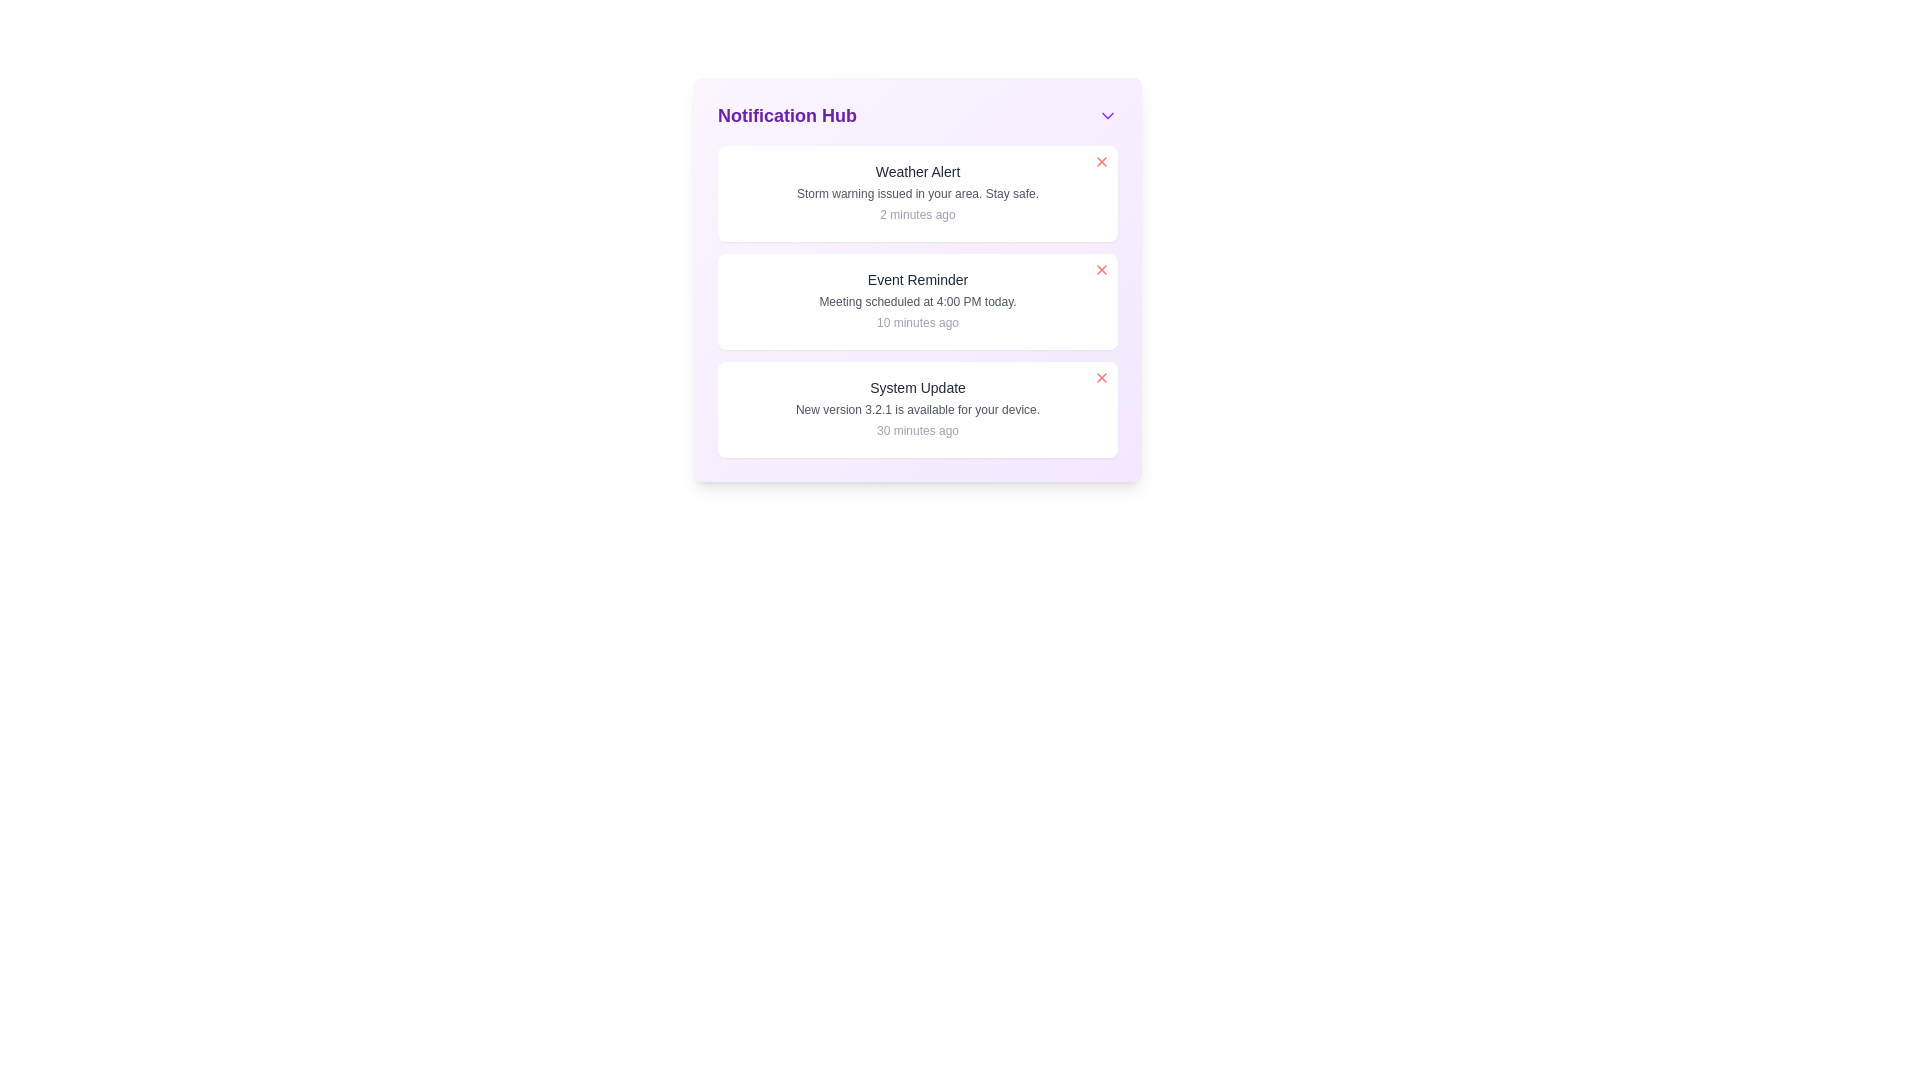 The image size is (1920, 1080). What do you see at coordinates (786, 115) in the screenshot?
I see `the 'Notification Hub' text label, which is a large bold purple text at the top of a notification card` at bounding box center [786, 115].